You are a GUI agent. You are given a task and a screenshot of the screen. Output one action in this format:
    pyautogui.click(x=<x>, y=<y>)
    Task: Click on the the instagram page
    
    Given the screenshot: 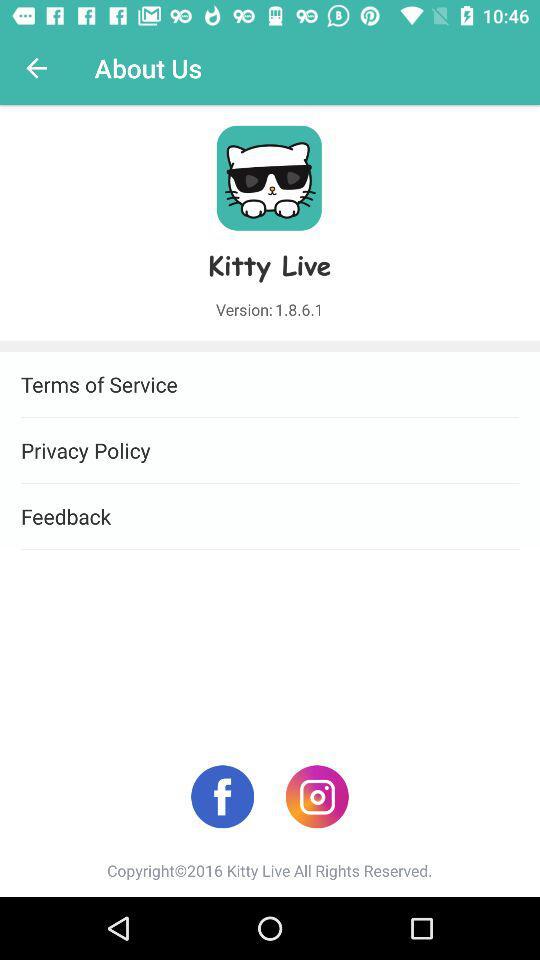 What is the action you would take?
    pyautogui.click(x=317, y=796)
    